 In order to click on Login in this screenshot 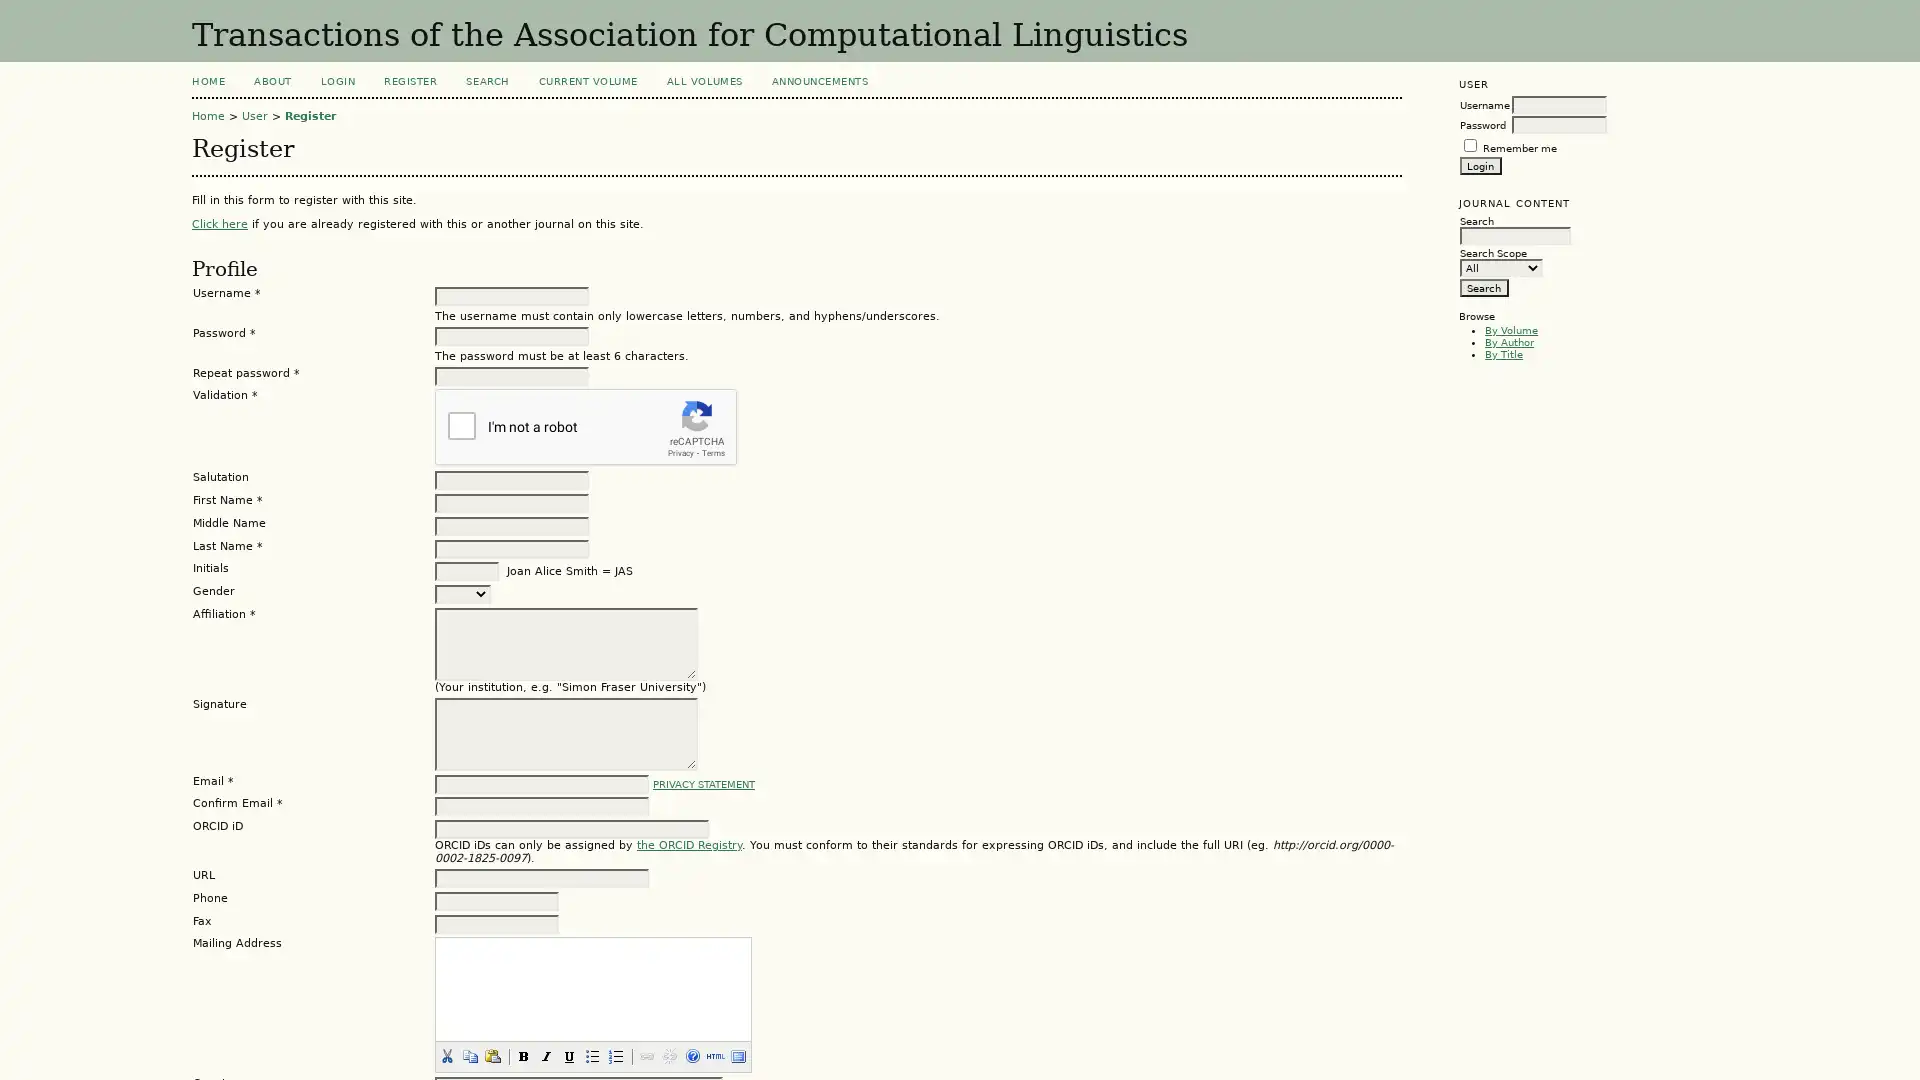, I will do `click(1480, 164)`.